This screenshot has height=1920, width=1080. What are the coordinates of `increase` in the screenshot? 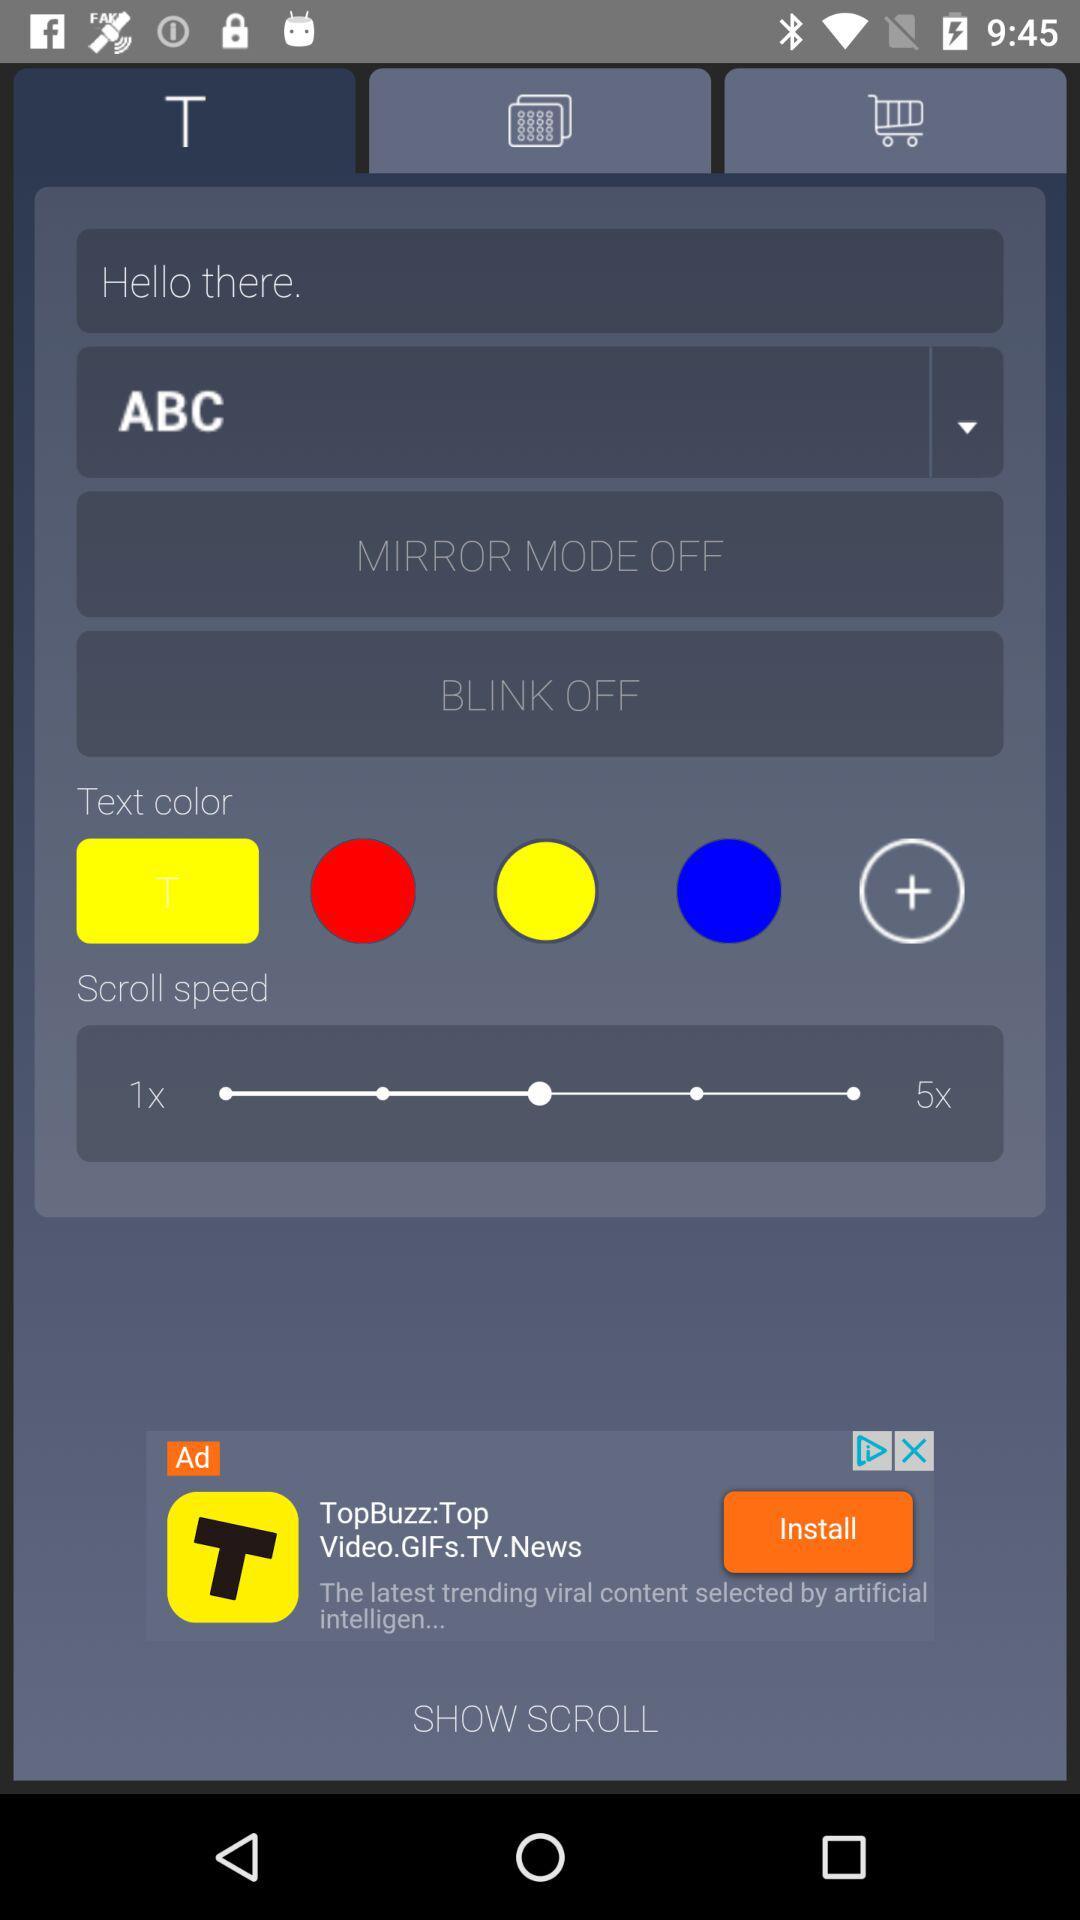 It's located at (911, 890).